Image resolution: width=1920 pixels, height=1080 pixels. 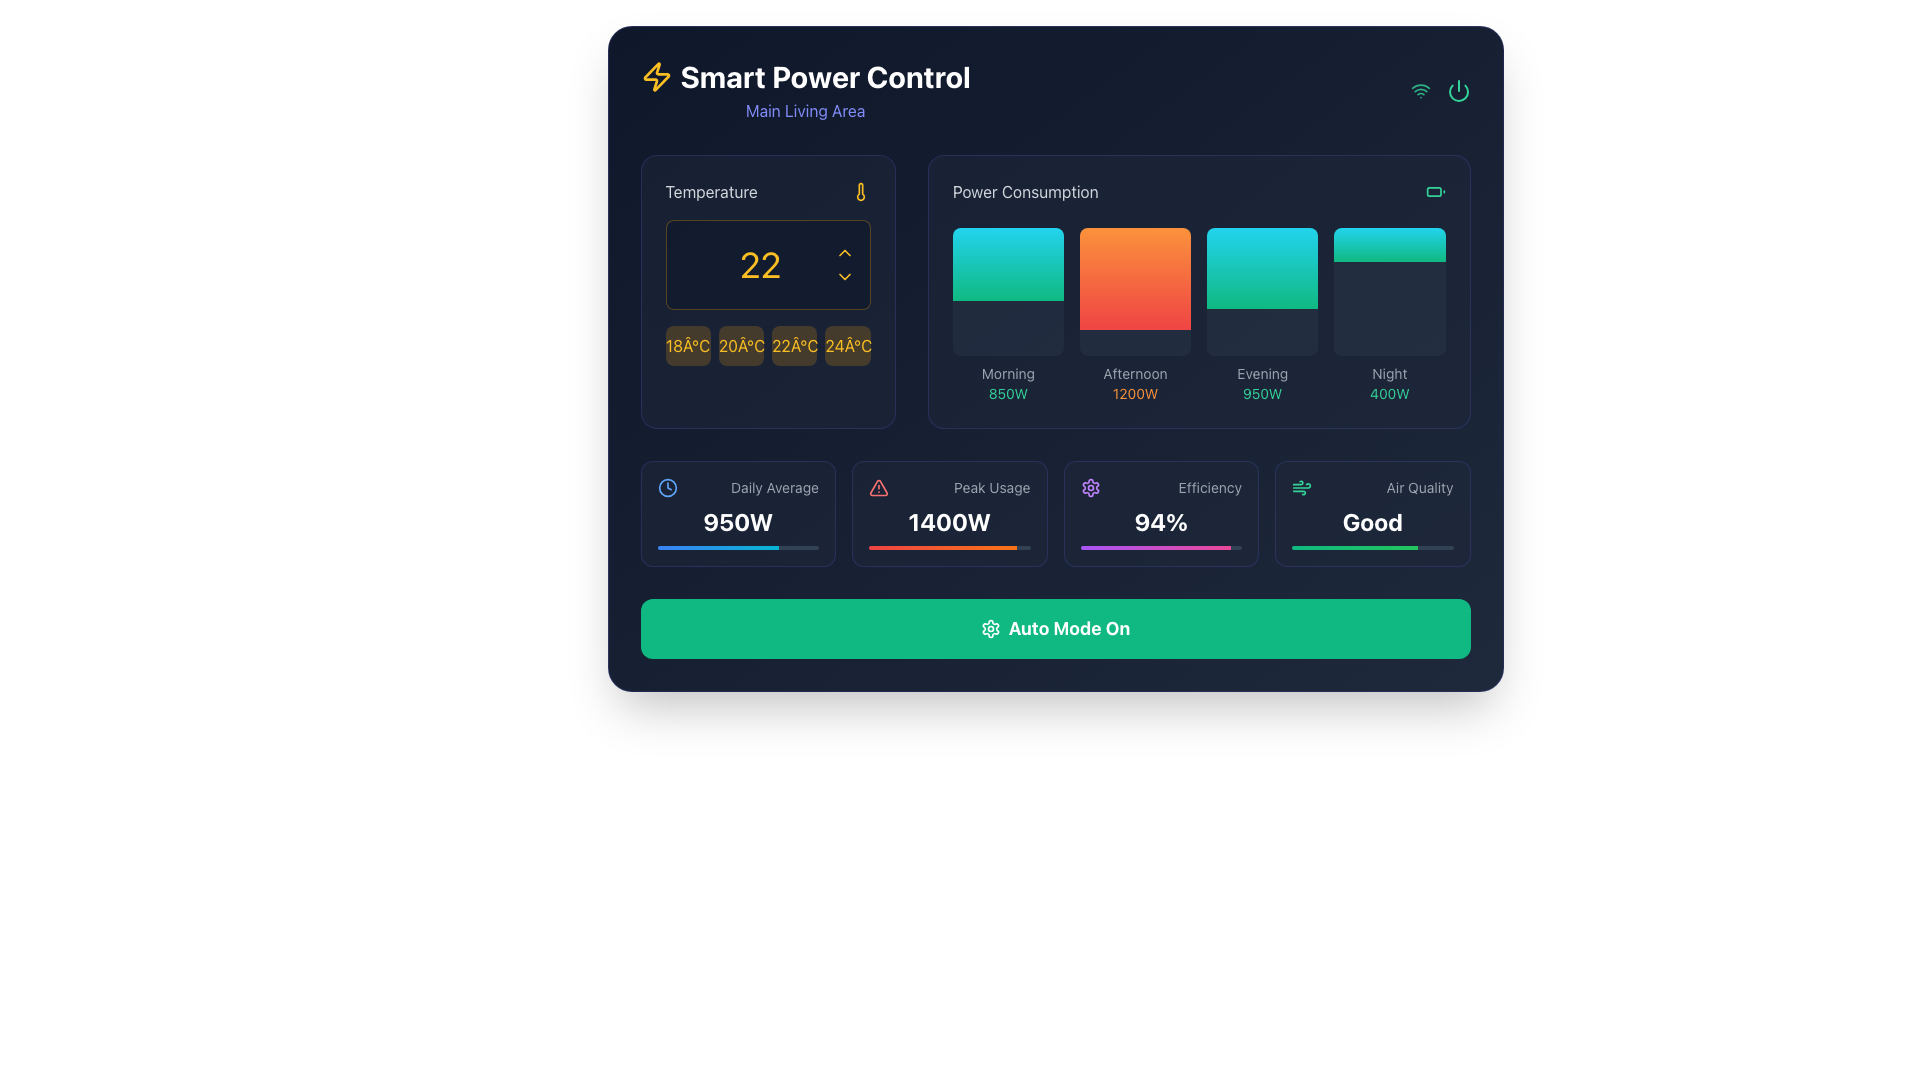 What do you see at coordinates (844, 277) in the screenshot?
I see `the Chevron Down icon located at the center of the temperature control panel to prompt a visual change` at bounding box center [844, 277].